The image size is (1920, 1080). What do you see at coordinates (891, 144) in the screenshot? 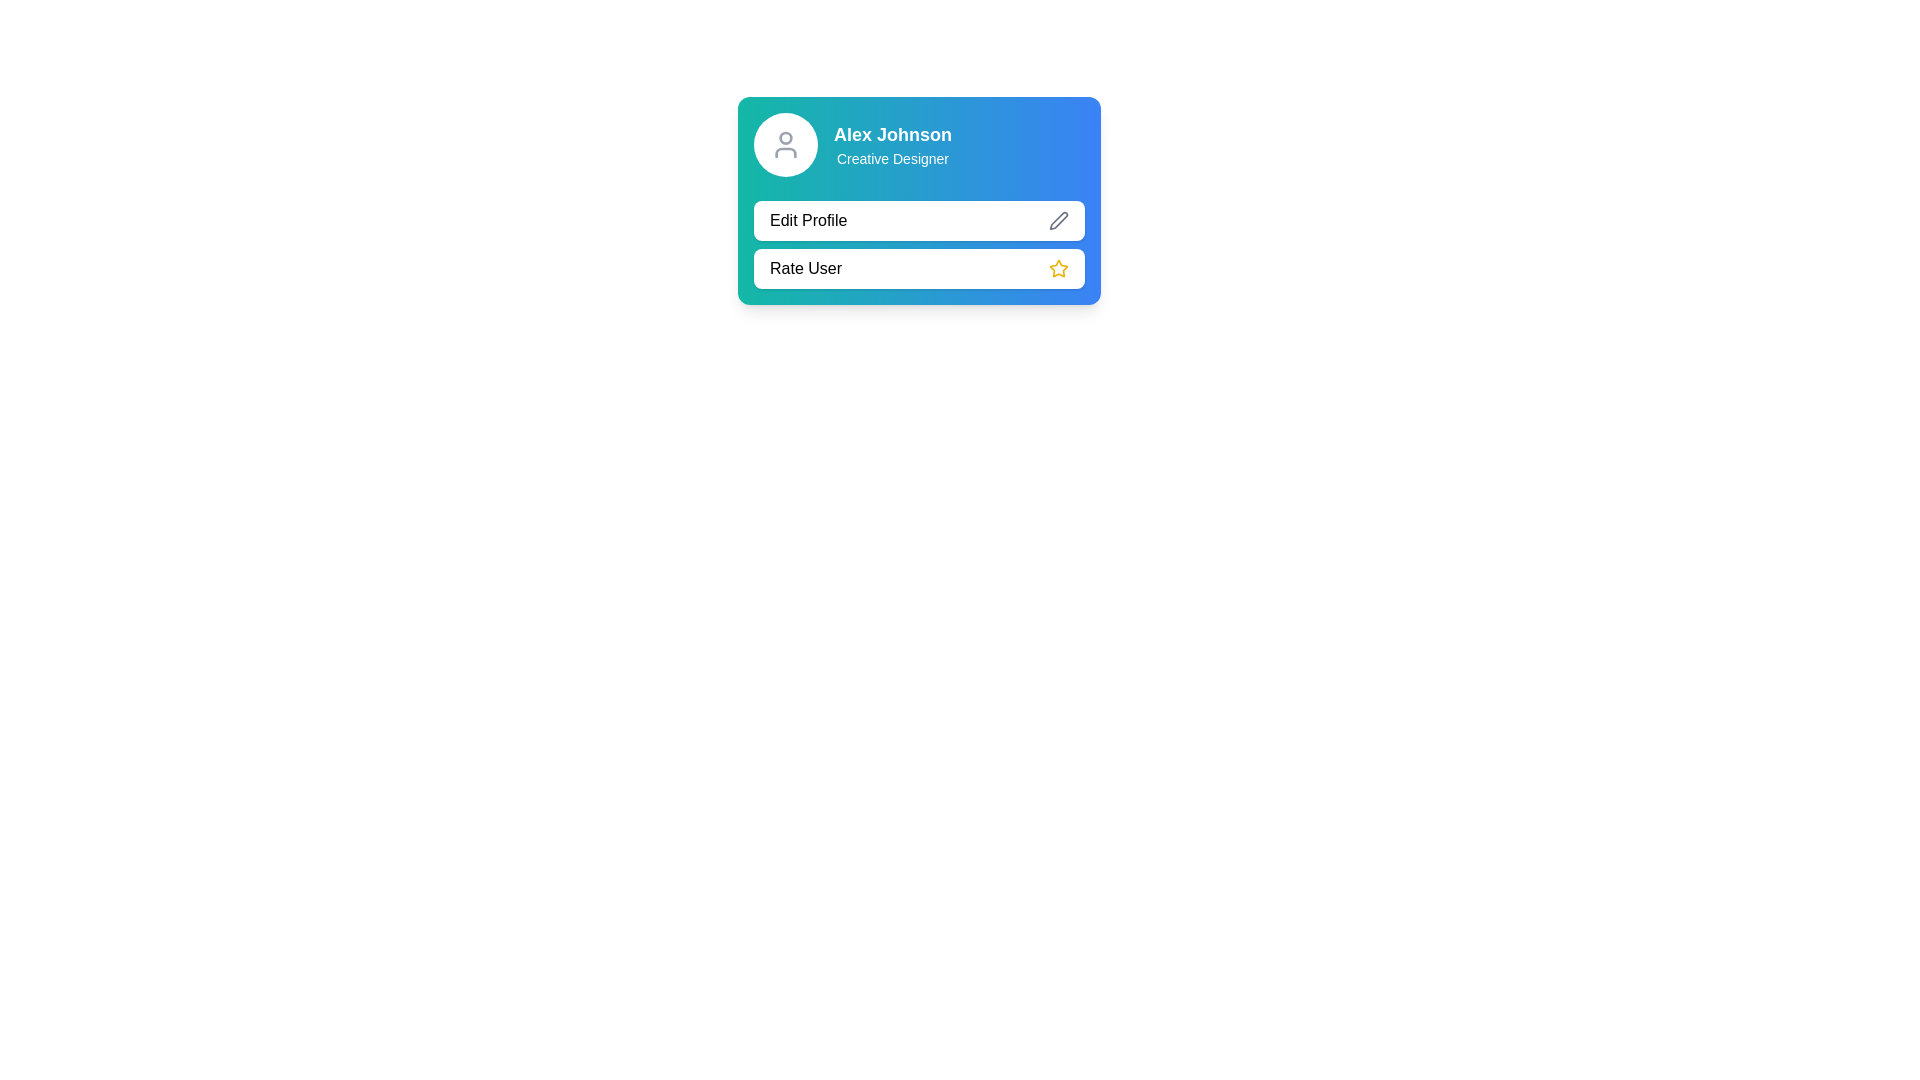
I see `the Text label displaying 'Alex Johnson' and 'Creative Designer' on a gradient blue background` at bounding box center [891, 144].